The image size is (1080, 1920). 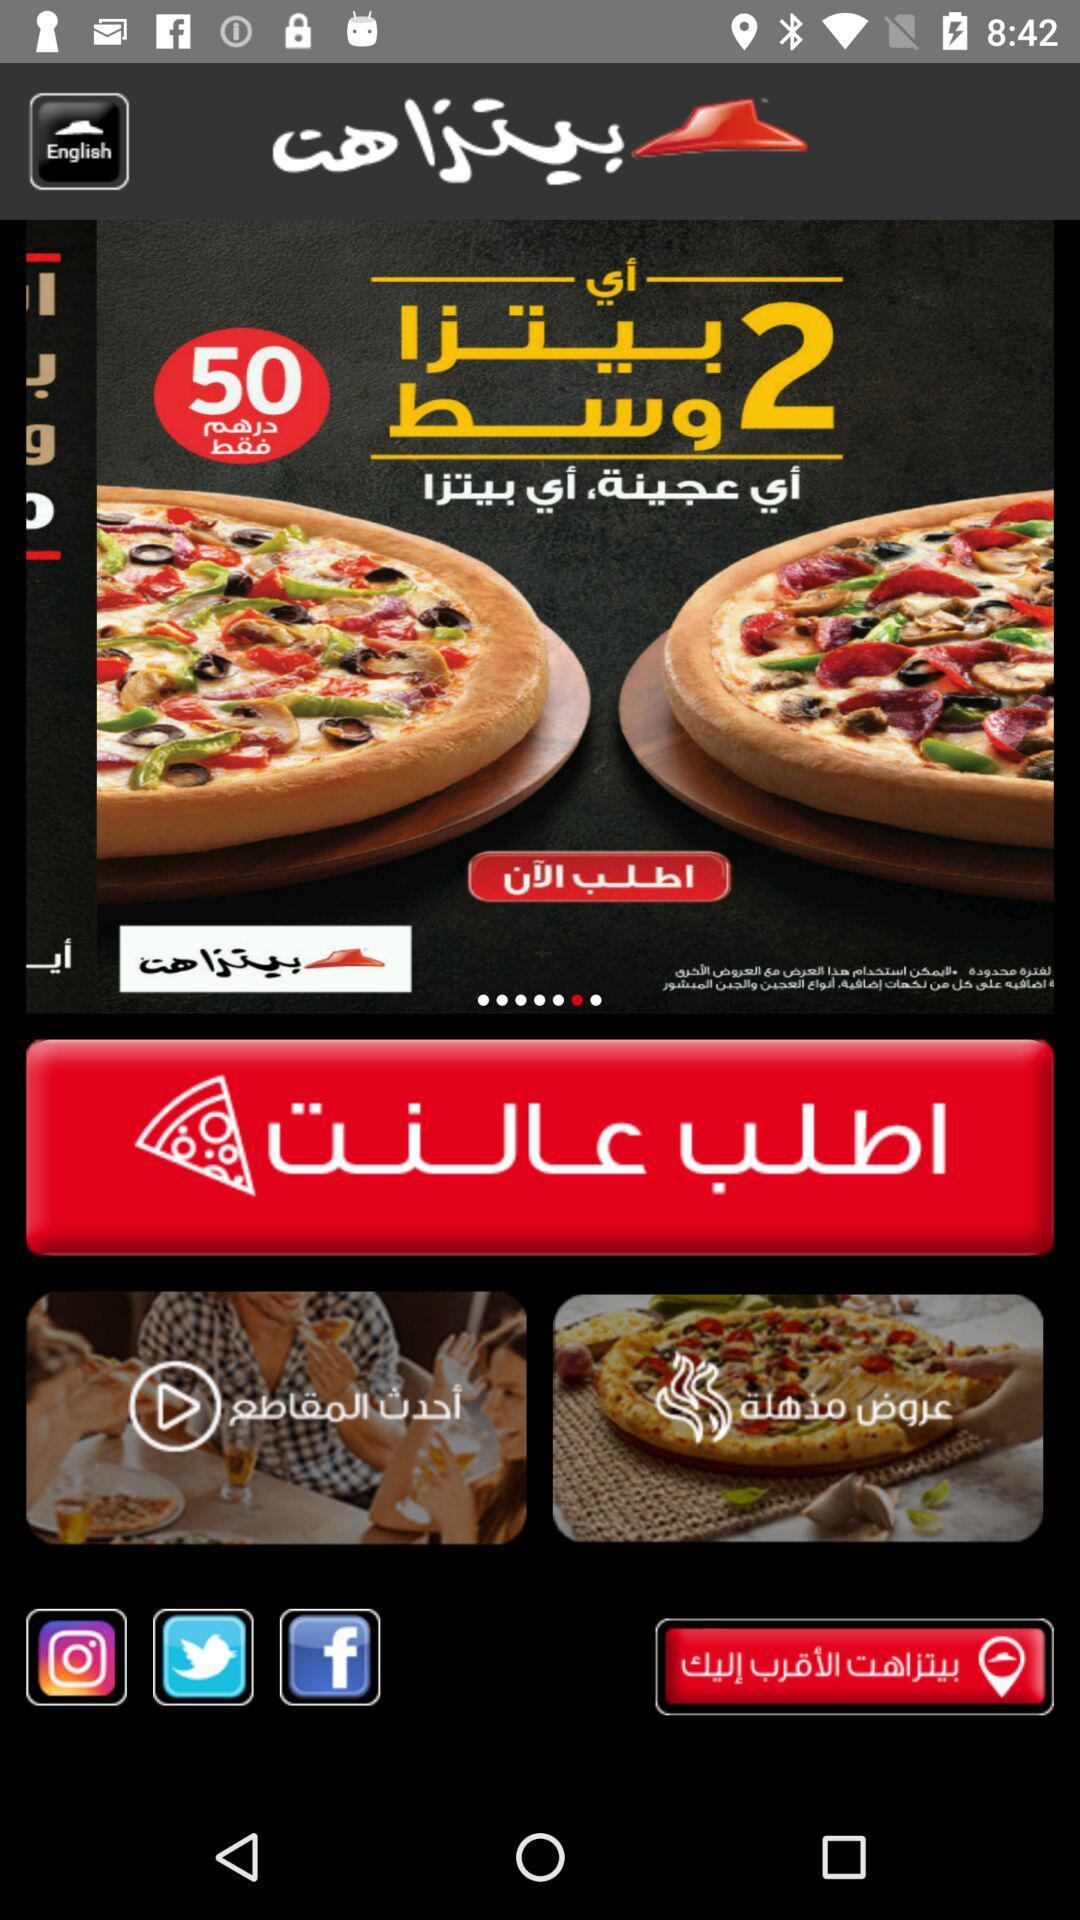 What do you see at coordinates (577, 1000) in the screenshot?
I see `the 5th special` at bounding box center [577, 1000].